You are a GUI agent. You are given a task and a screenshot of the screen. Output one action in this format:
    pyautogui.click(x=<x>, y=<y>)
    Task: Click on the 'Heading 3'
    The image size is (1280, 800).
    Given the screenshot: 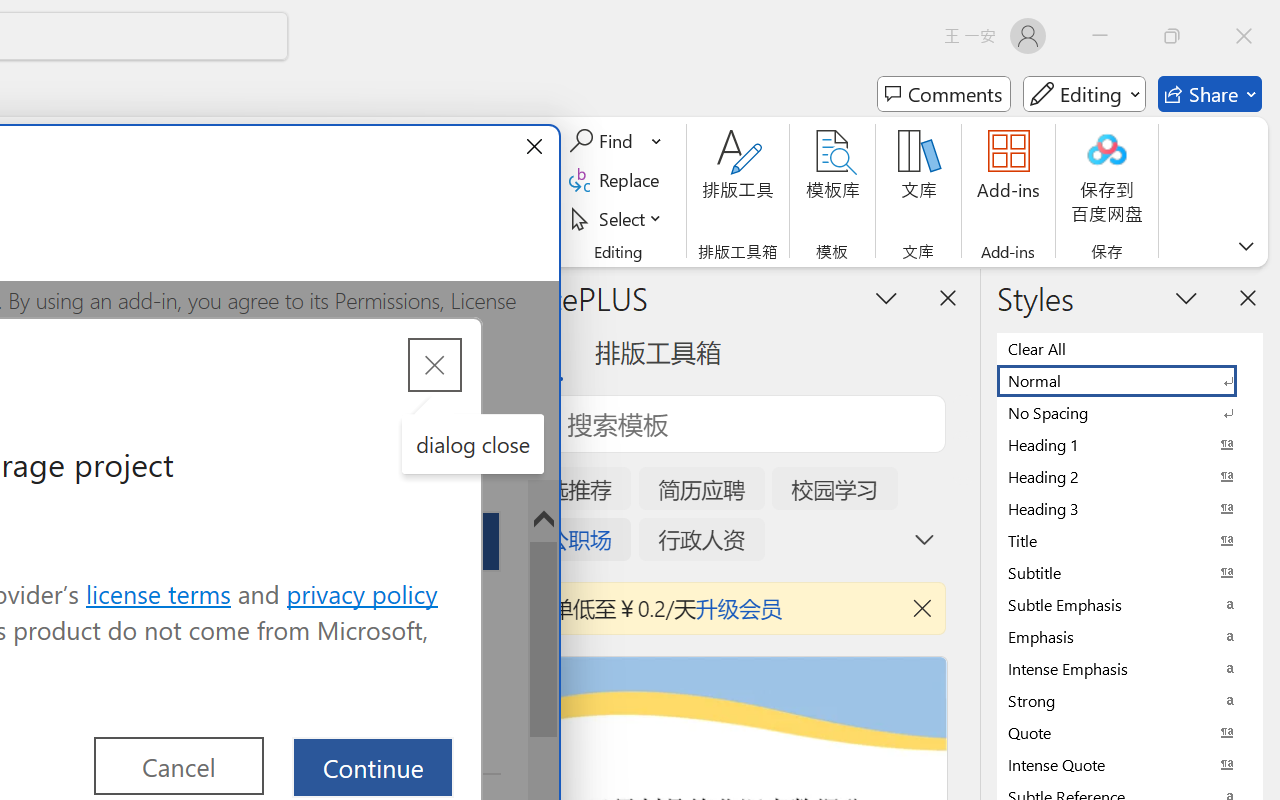 What is the action you would take?
    pyautogui.click(x=1130, y=507)
    